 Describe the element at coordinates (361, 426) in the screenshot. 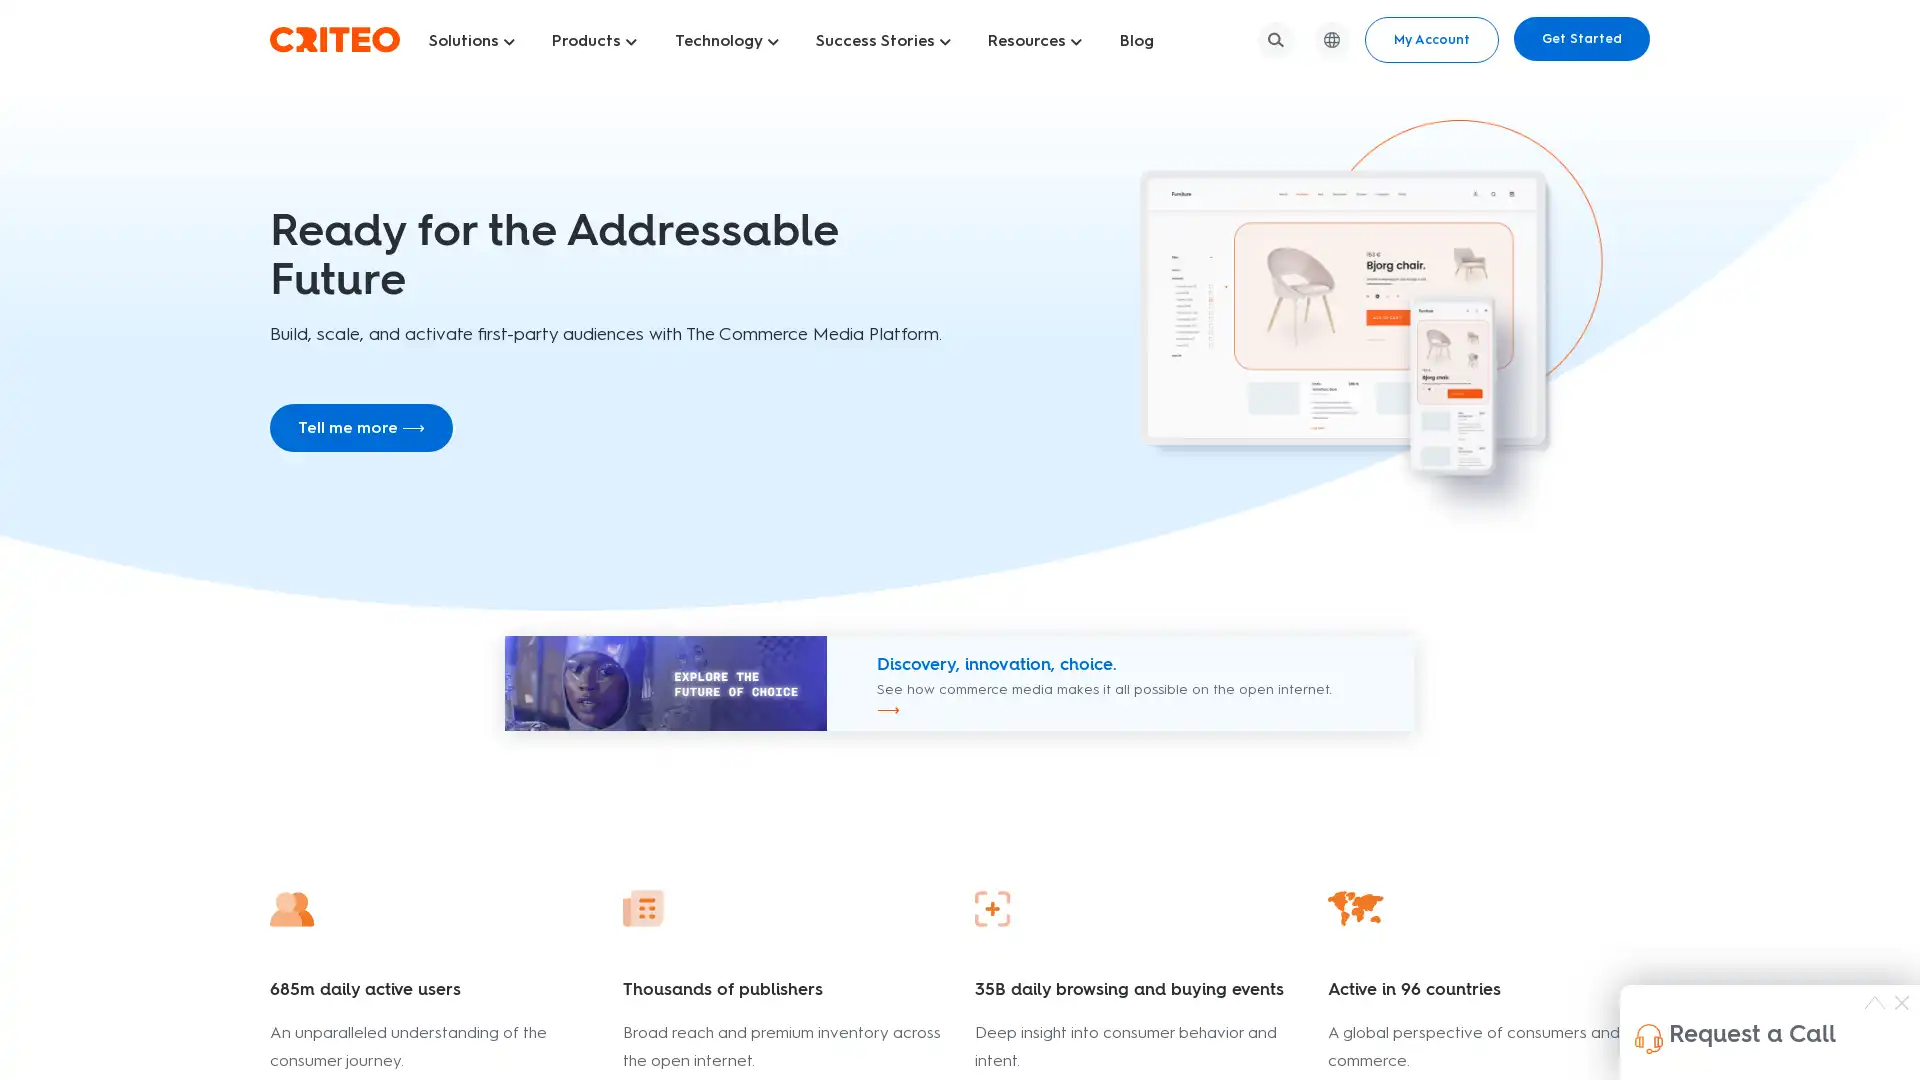

I see `Tell me more` at that location.